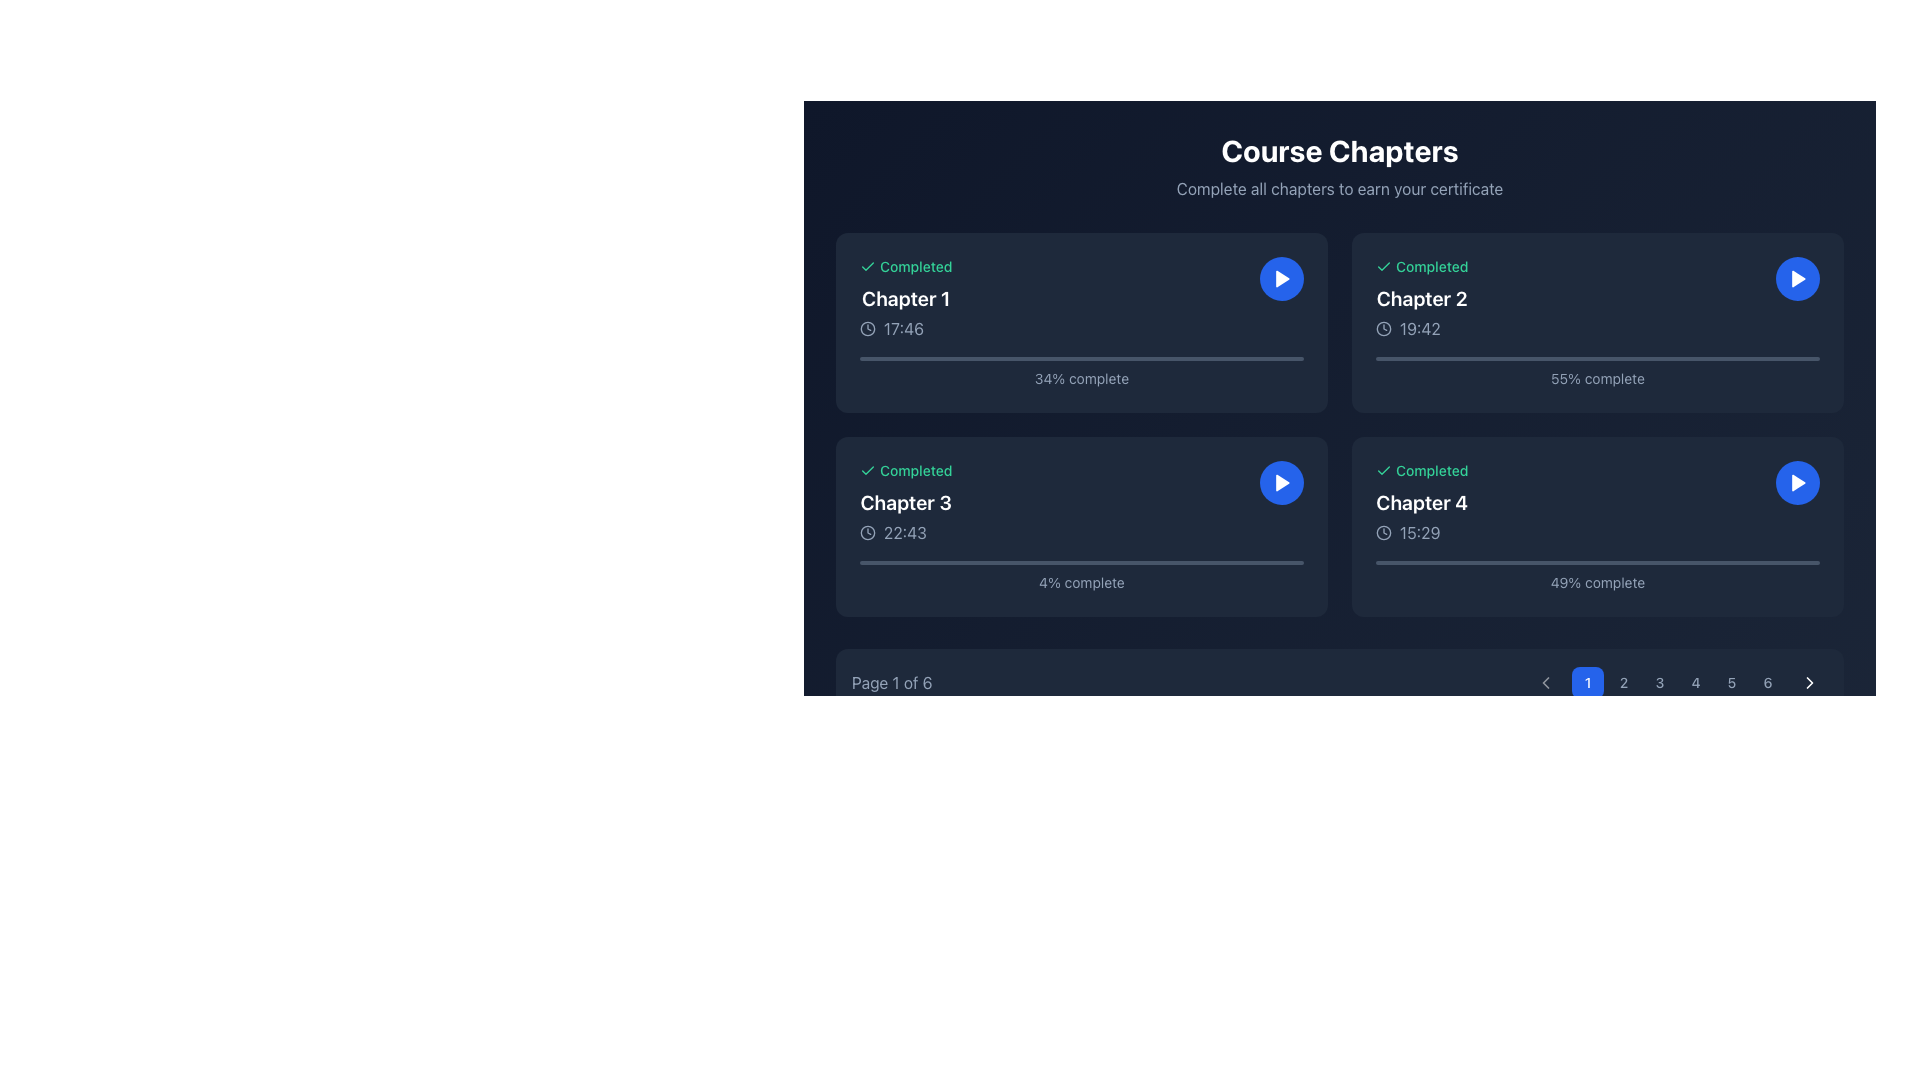 The image size is (1920, 1080). I want to click on header text block displaying 'Course Chapters' and 'Complete all chapters to earn your certificate' to understand the section's purpose, so click(1339, 165).